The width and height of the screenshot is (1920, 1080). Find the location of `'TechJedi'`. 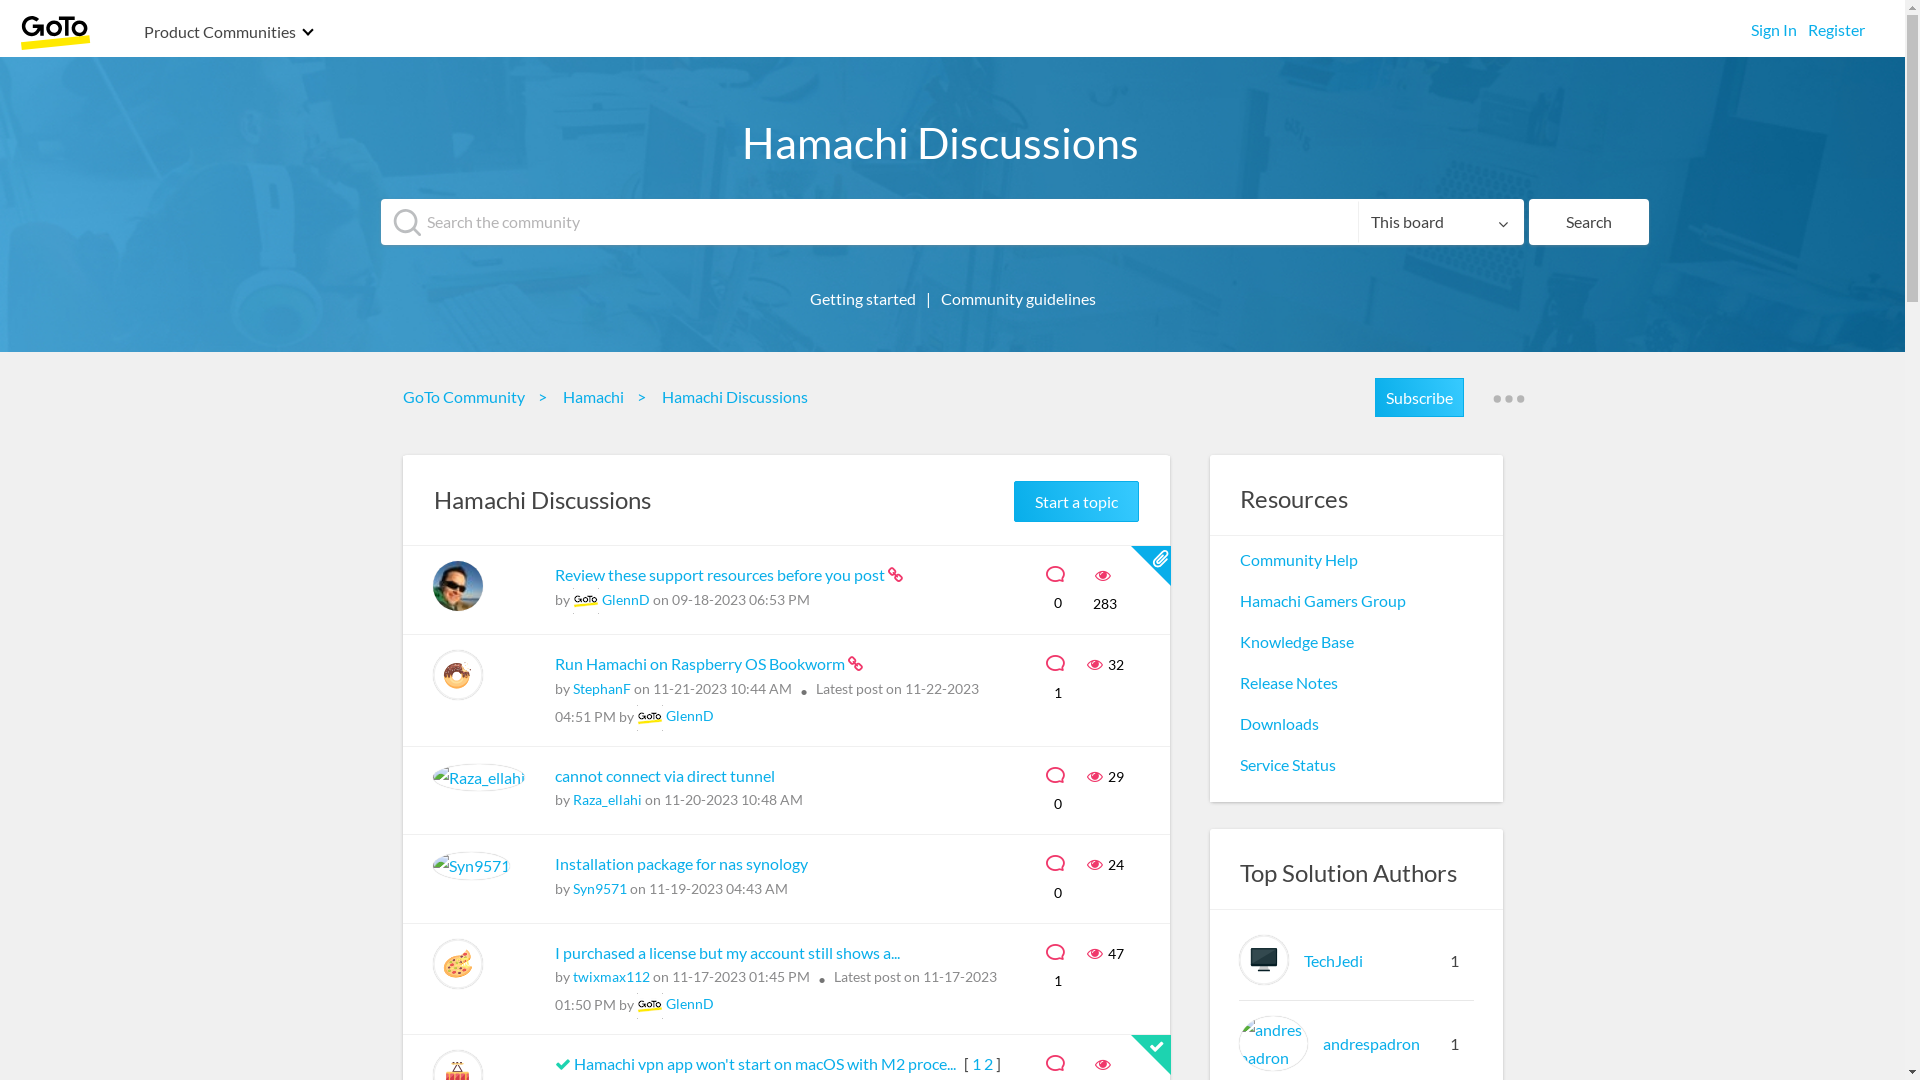

'TechJedi' is located at coordinates (1333, 959).